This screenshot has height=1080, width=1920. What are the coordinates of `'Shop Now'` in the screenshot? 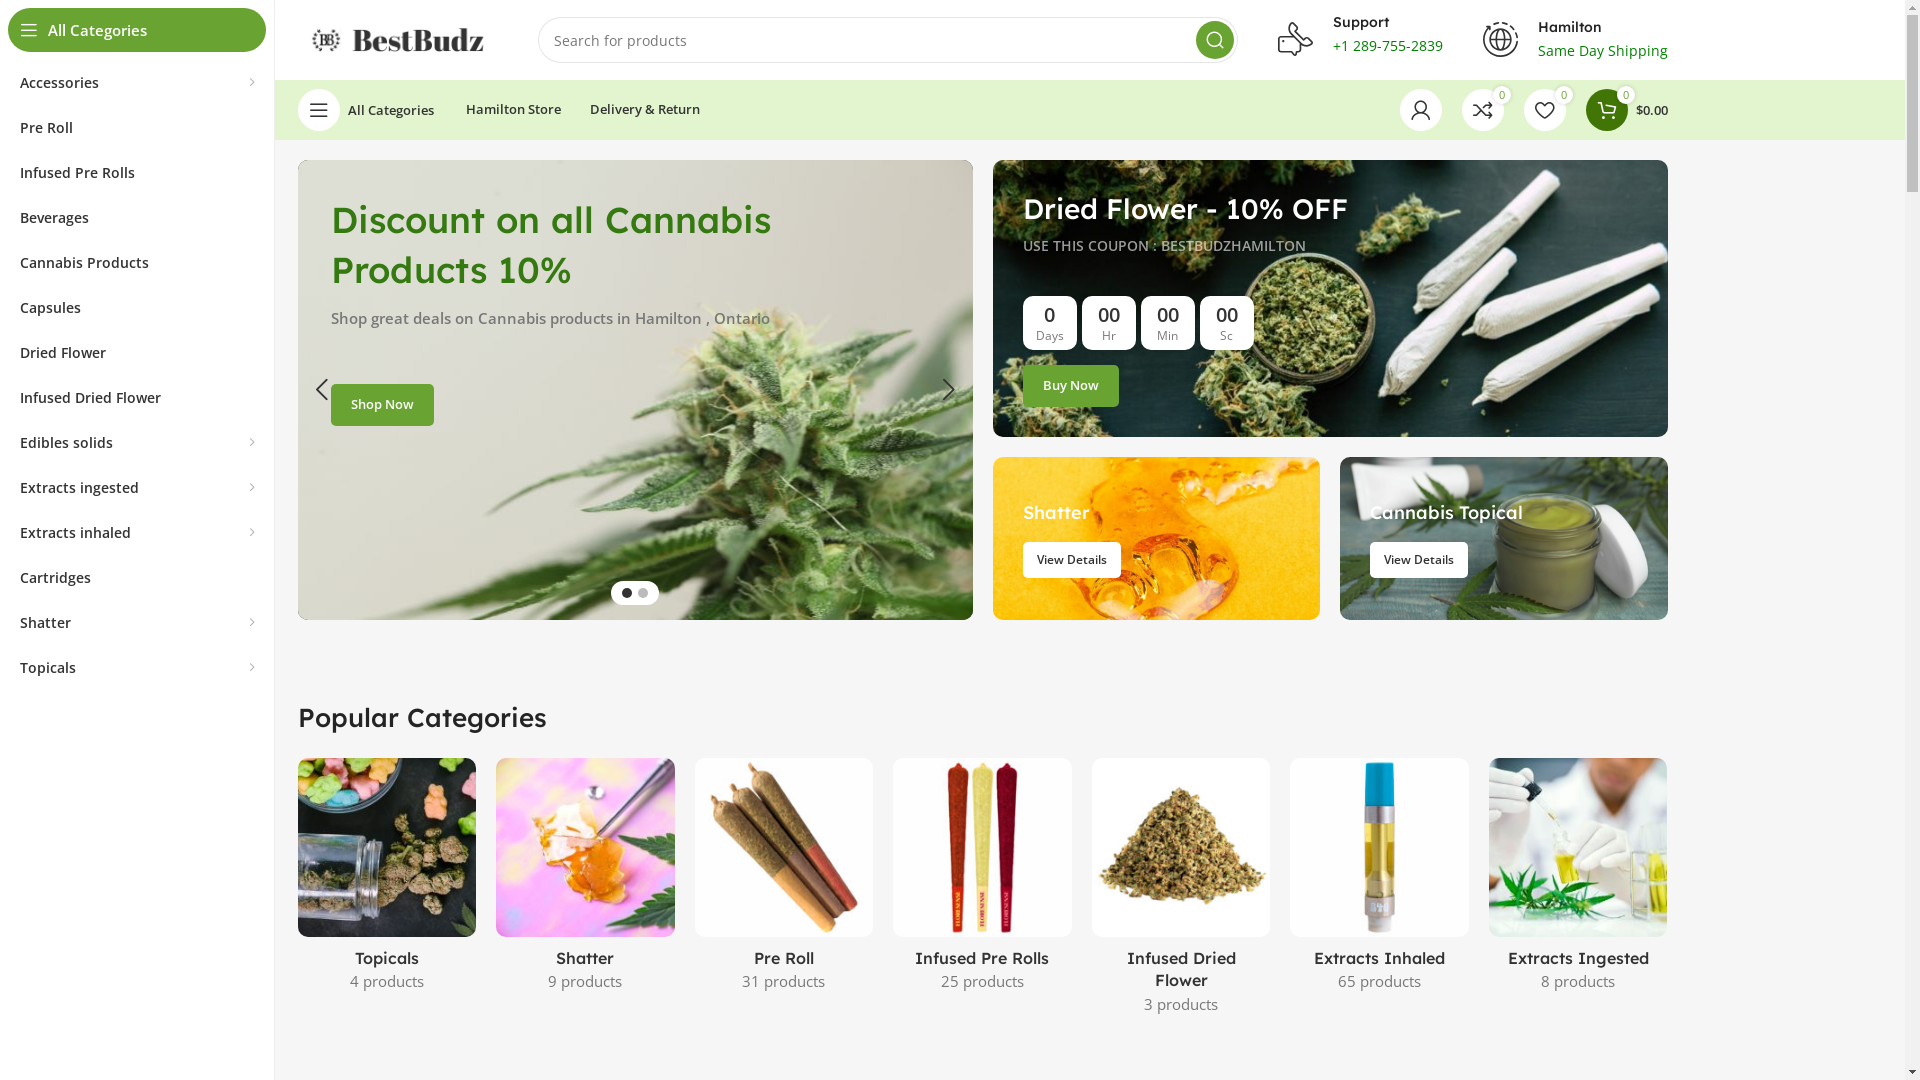 It's located at (382, 405).